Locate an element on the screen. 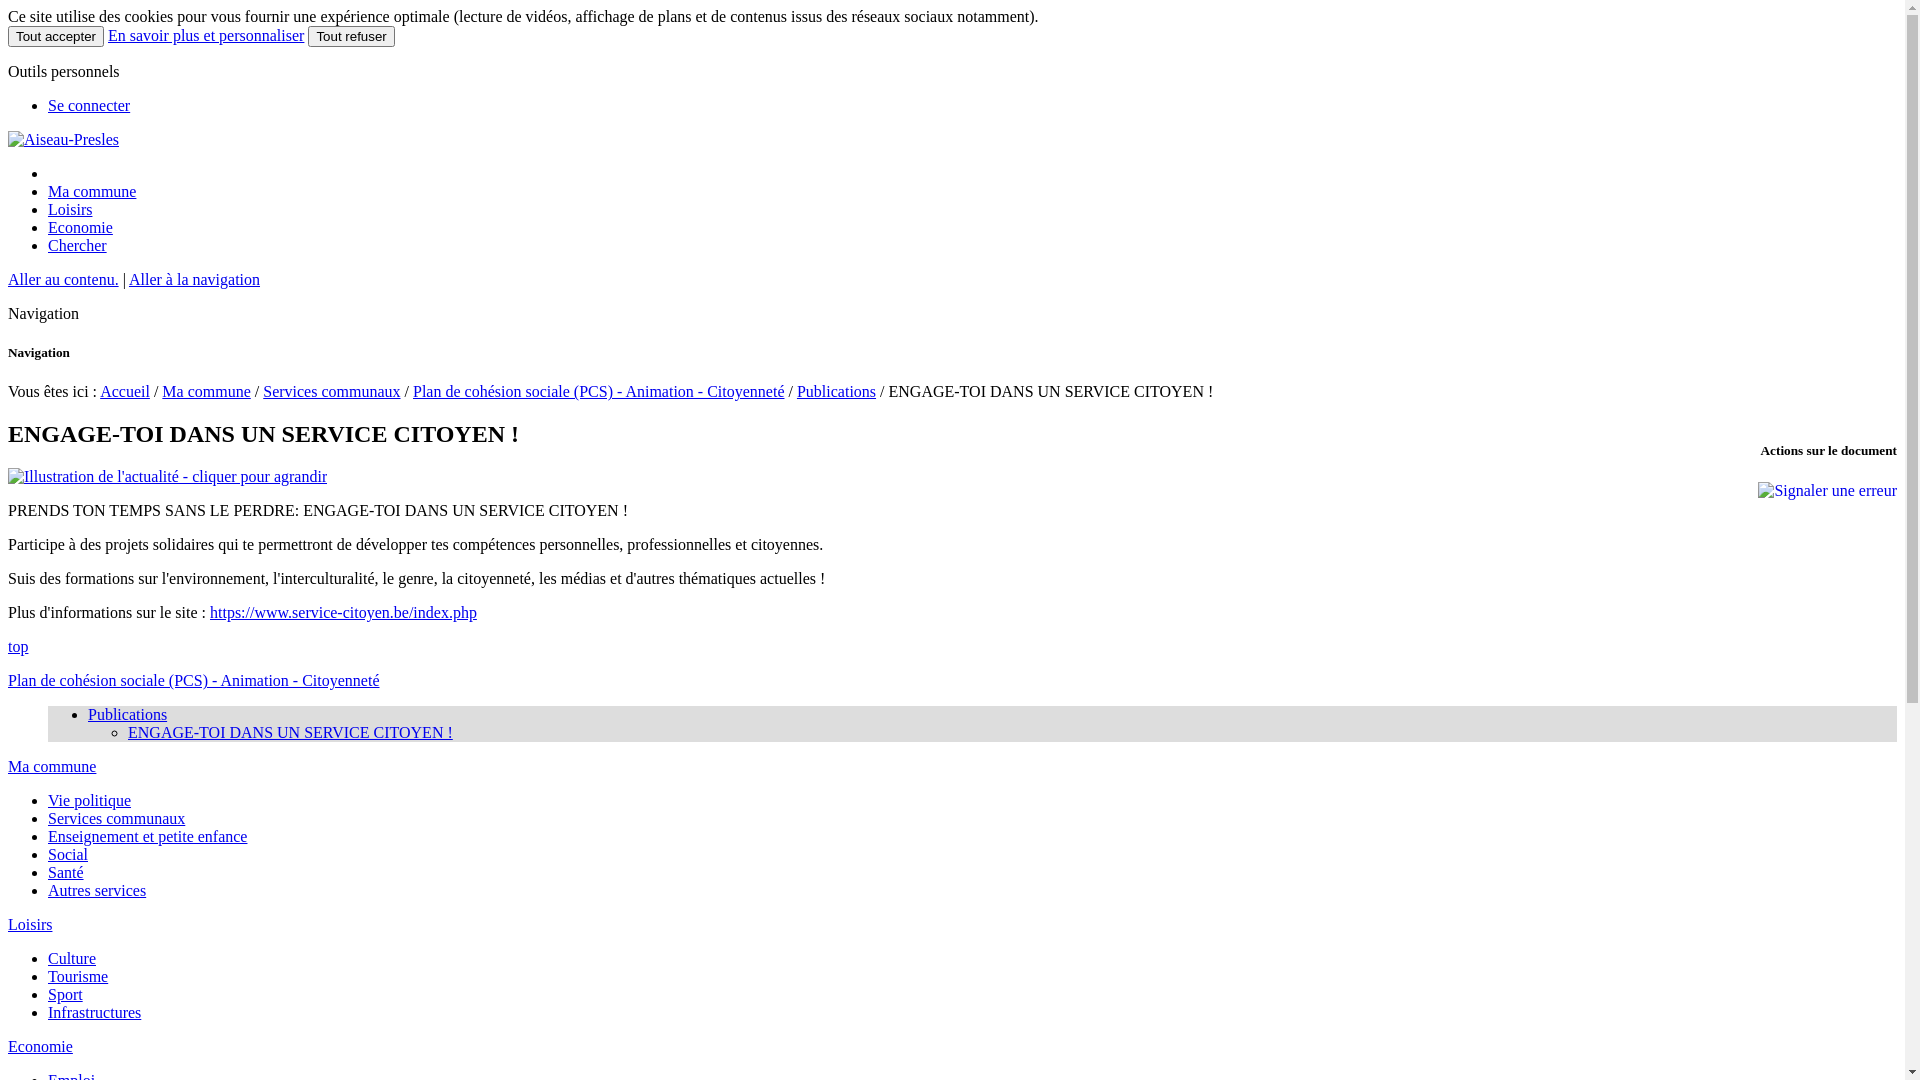 The image size is (1920, 1080). 'Publications' is located at coordinates (126, 713).